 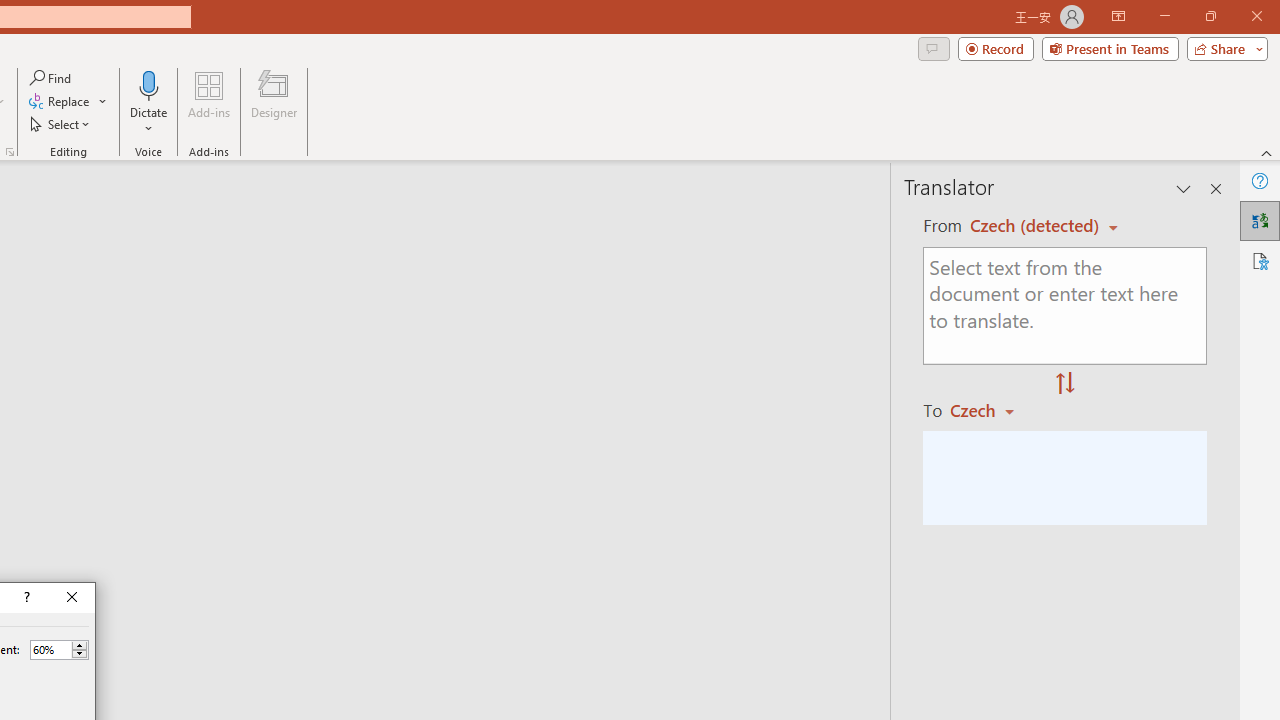 I want to click on 'Percent', so click(x=50, y=649).